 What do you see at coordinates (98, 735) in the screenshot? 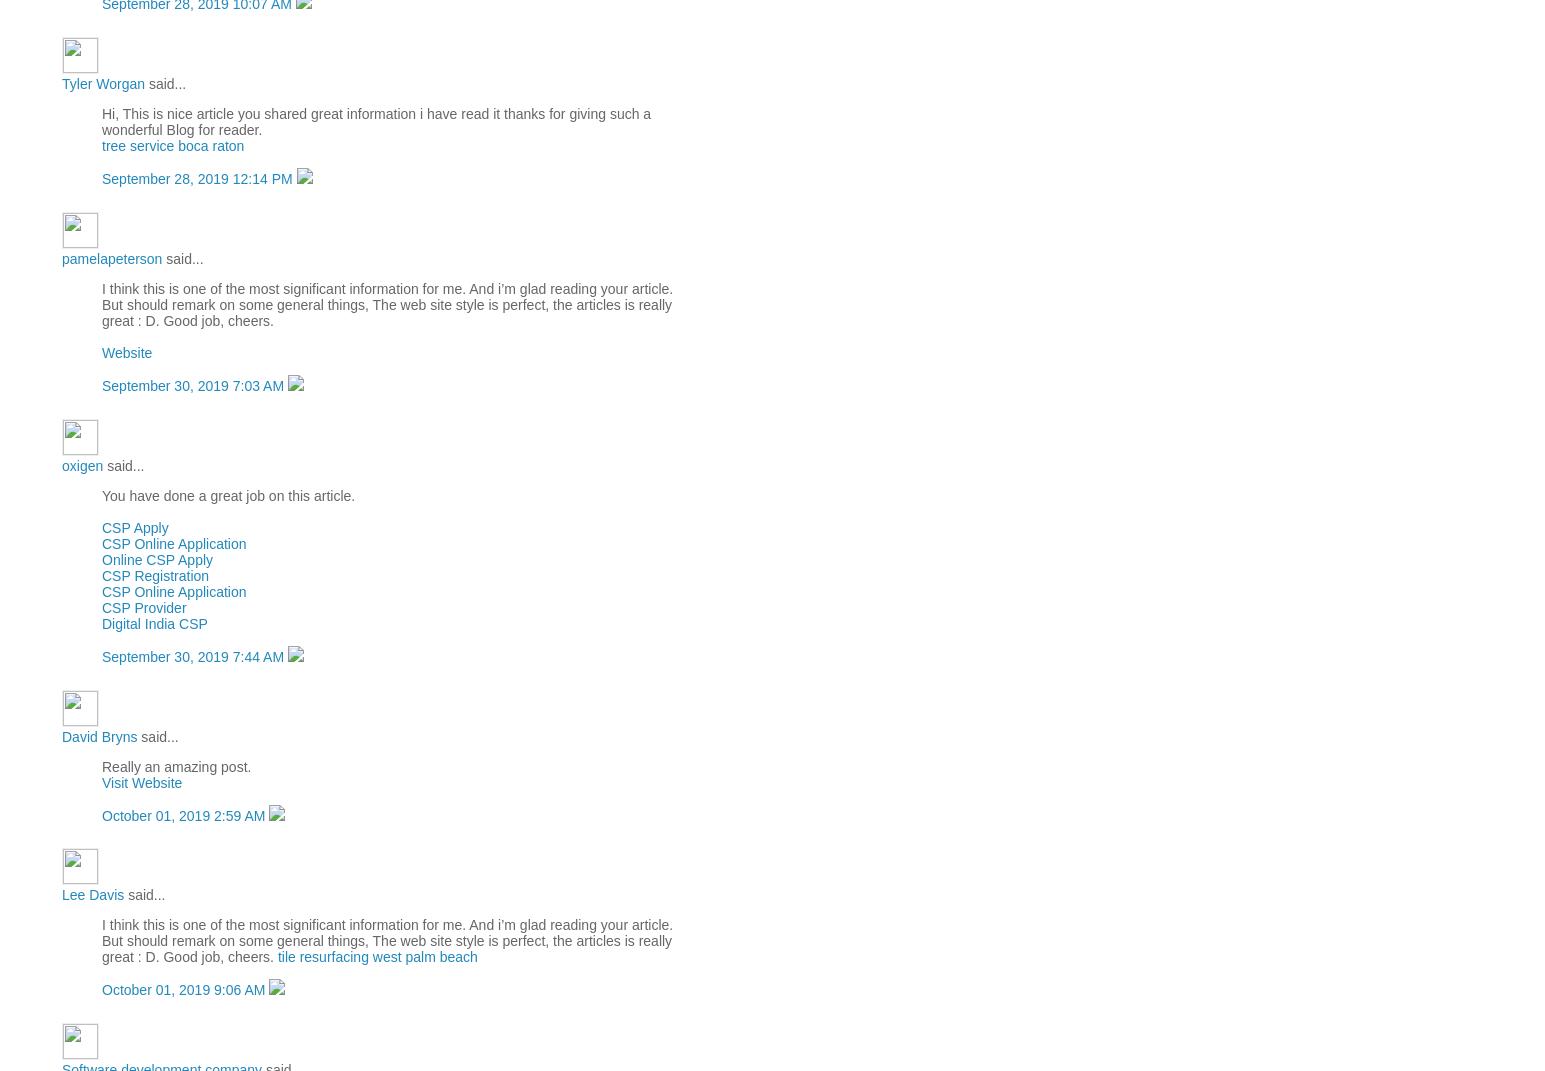
I see `'David Bryns'` at bounding box center [98, 735].